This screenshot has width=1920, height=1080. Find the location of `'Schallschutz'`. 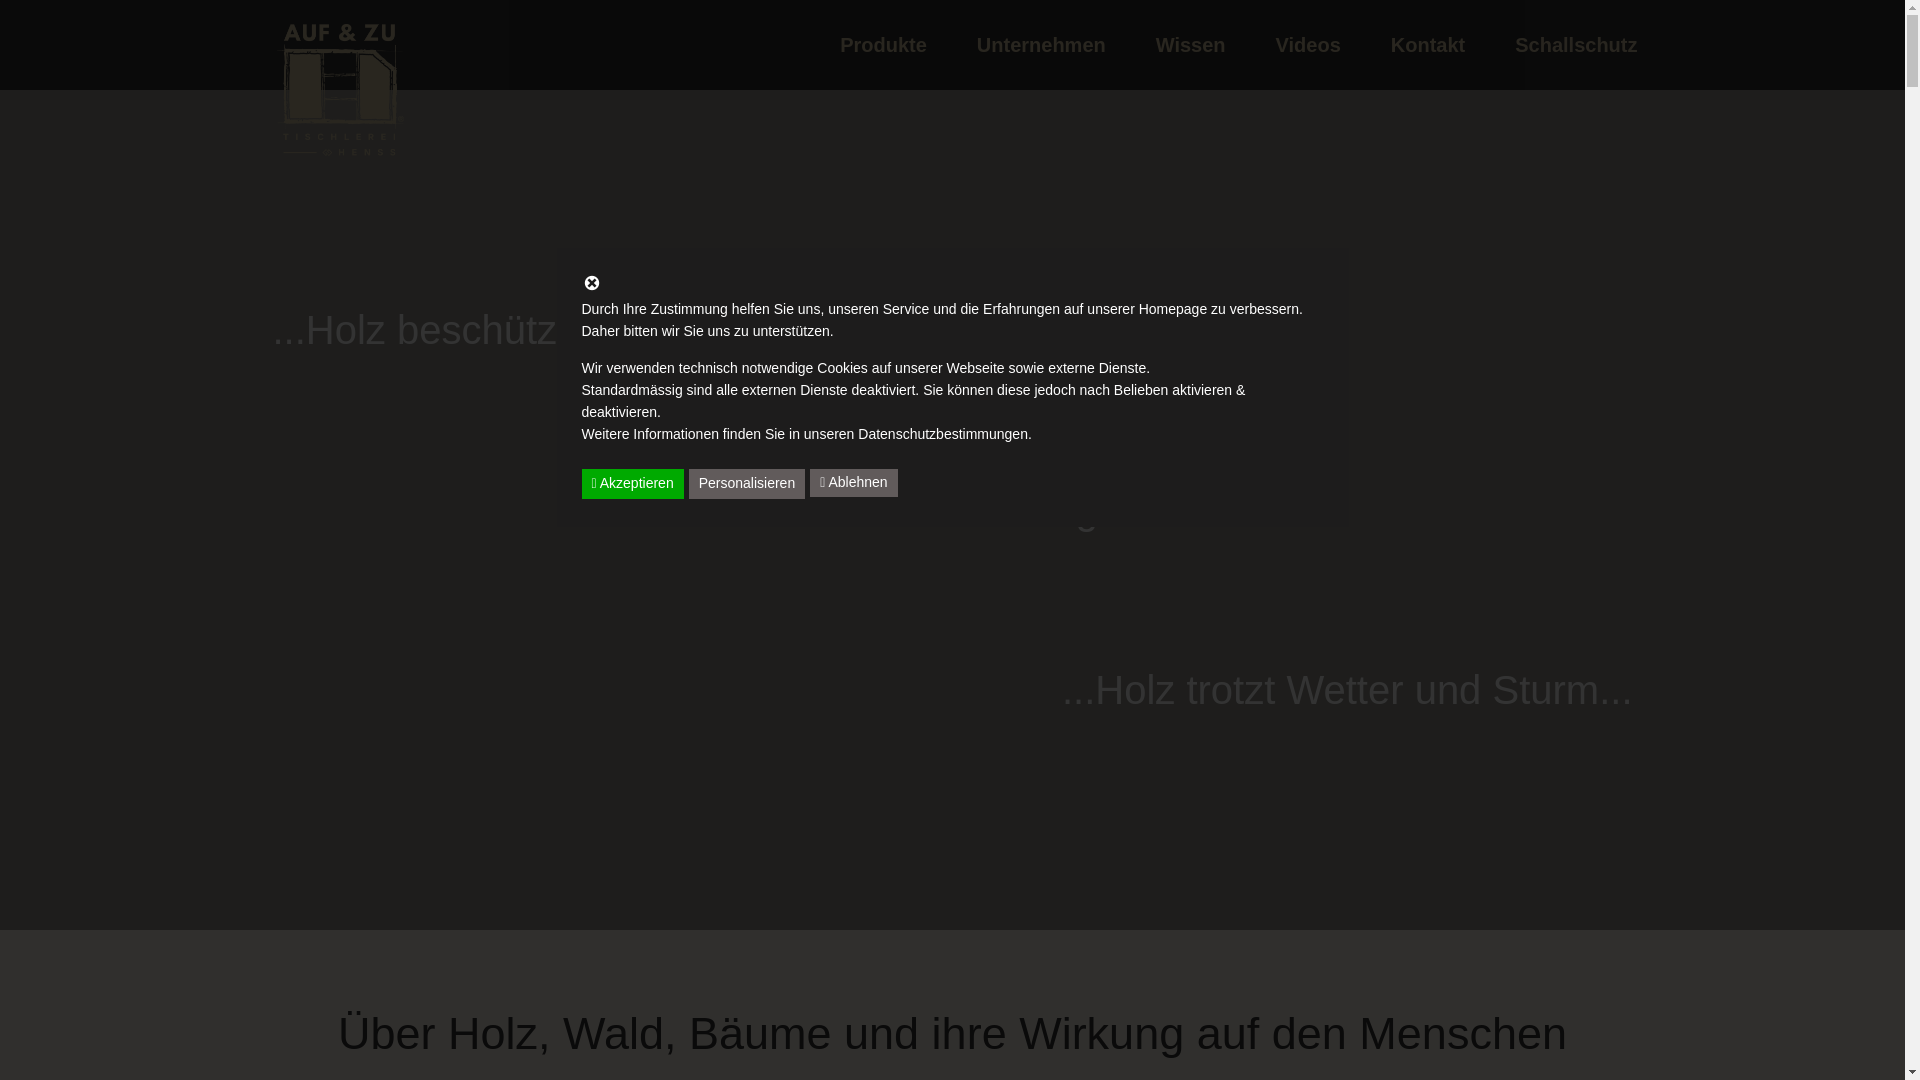

'Schallschutz' is located at coordinates (1574, 45).